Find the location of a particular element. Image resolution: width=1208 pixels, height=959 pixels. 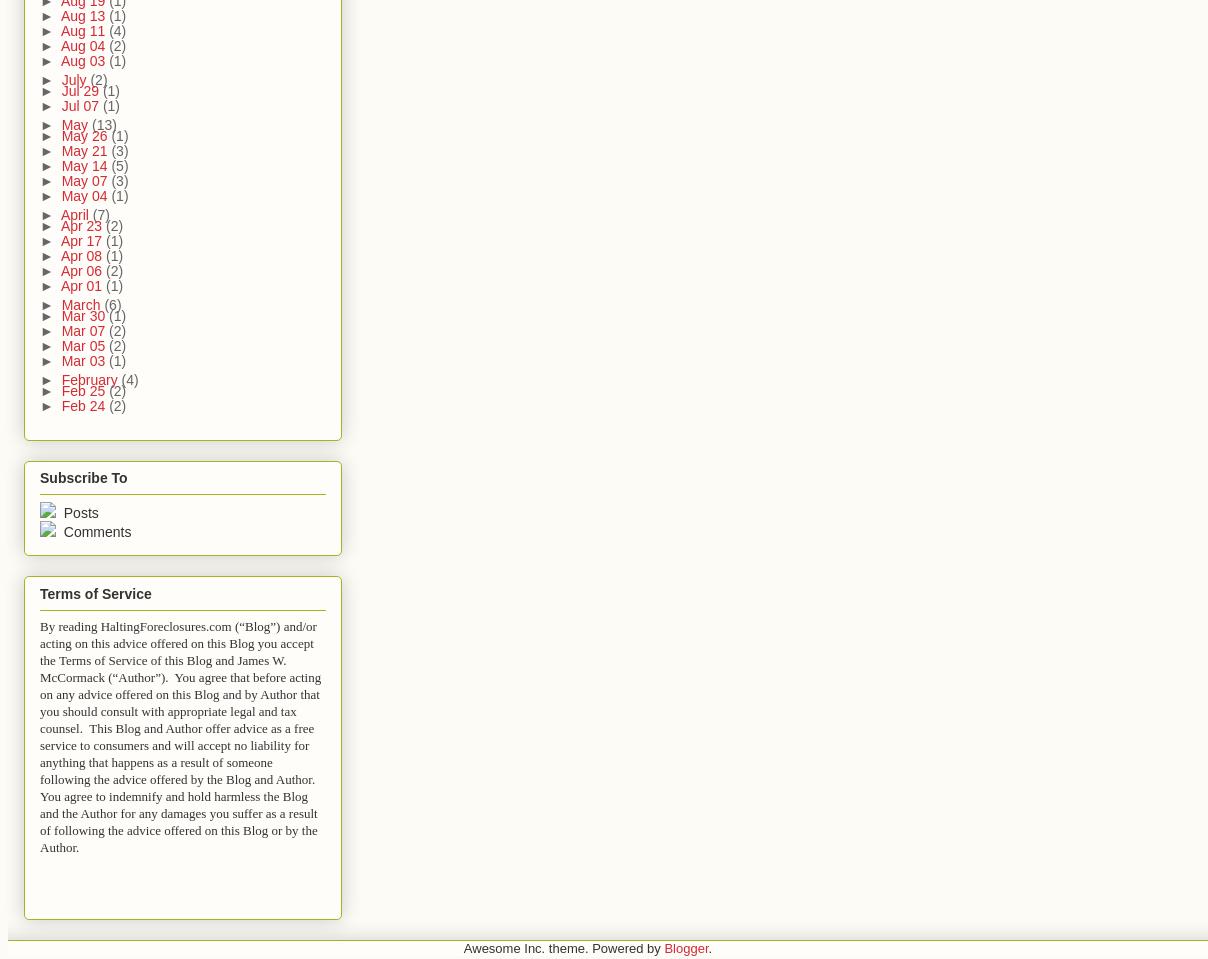

'Comments' is located at coordinates (93, 531).